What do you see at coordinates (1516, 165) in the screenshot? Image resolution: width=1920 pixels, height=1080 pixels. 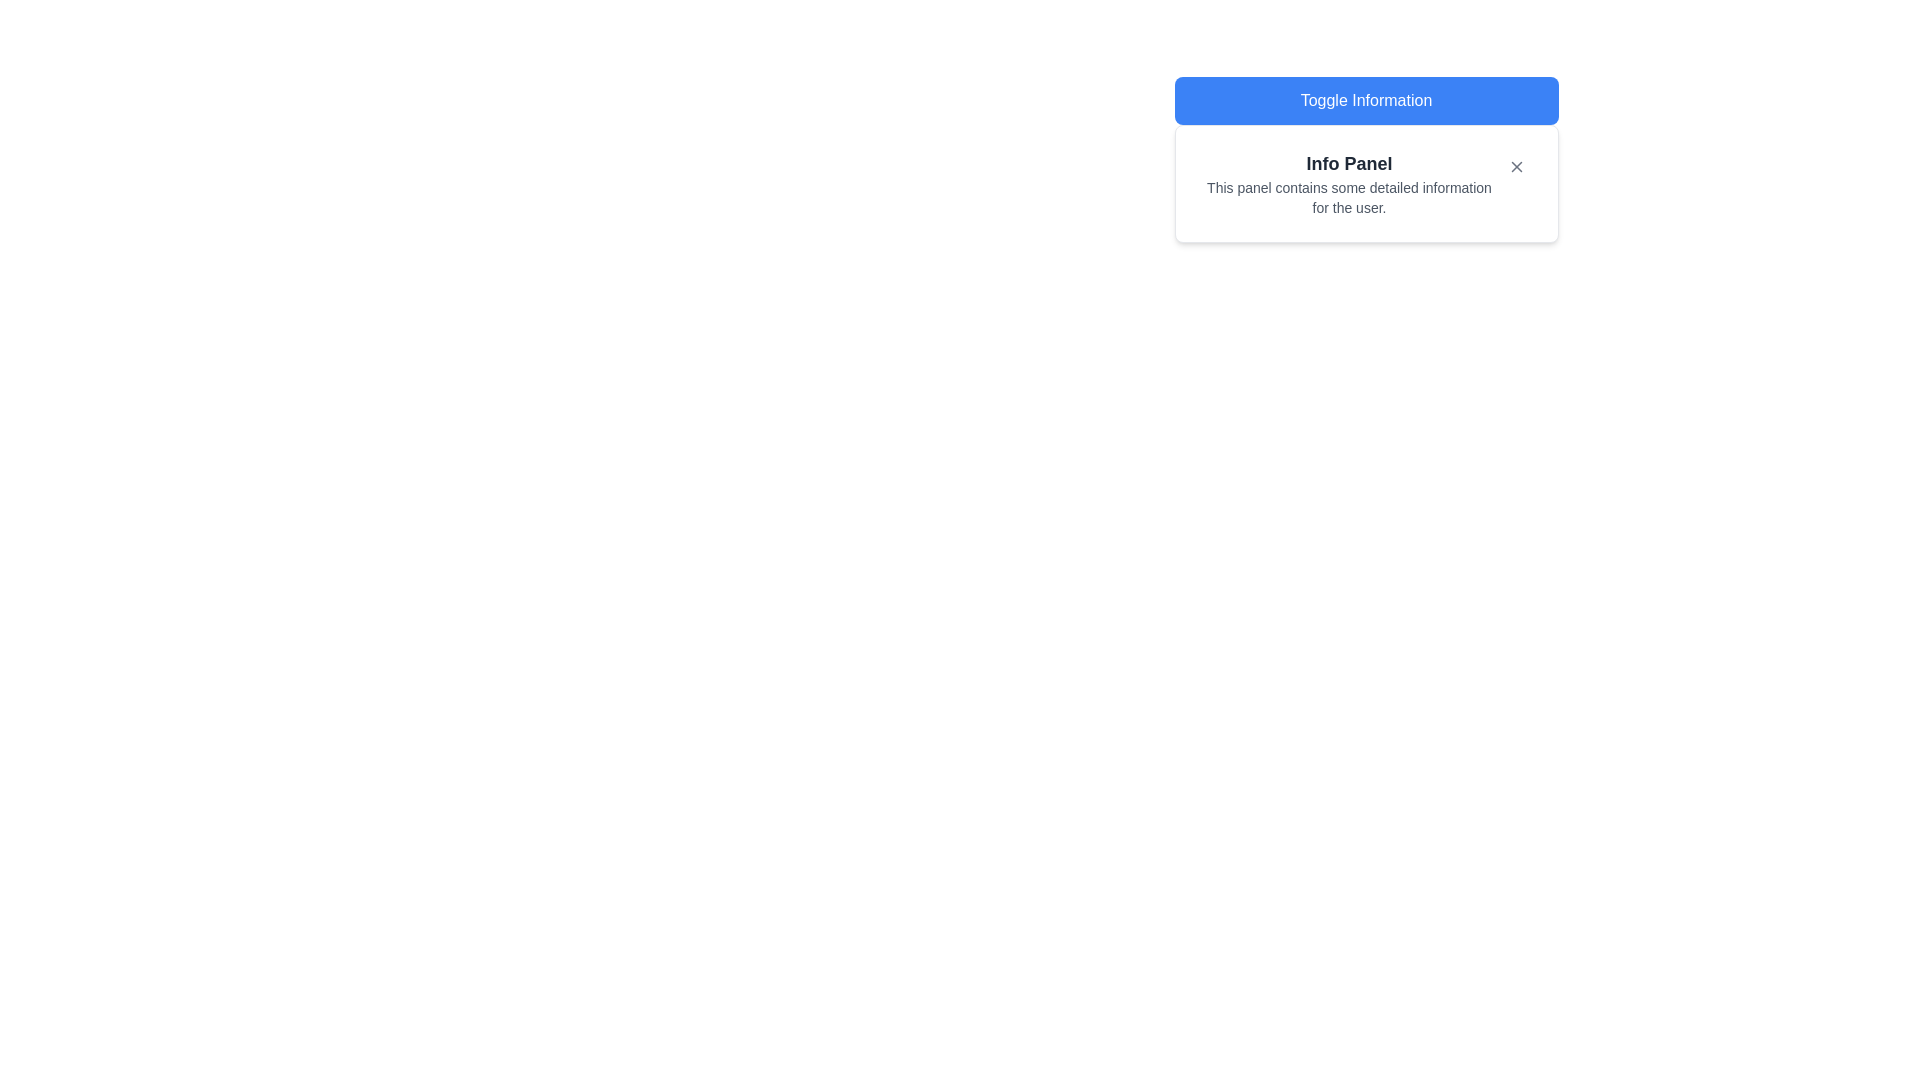 I see `the close button located in the top-right corner of the 'Info Panel' to prepare for activation` at bounding box center [1516, 165].